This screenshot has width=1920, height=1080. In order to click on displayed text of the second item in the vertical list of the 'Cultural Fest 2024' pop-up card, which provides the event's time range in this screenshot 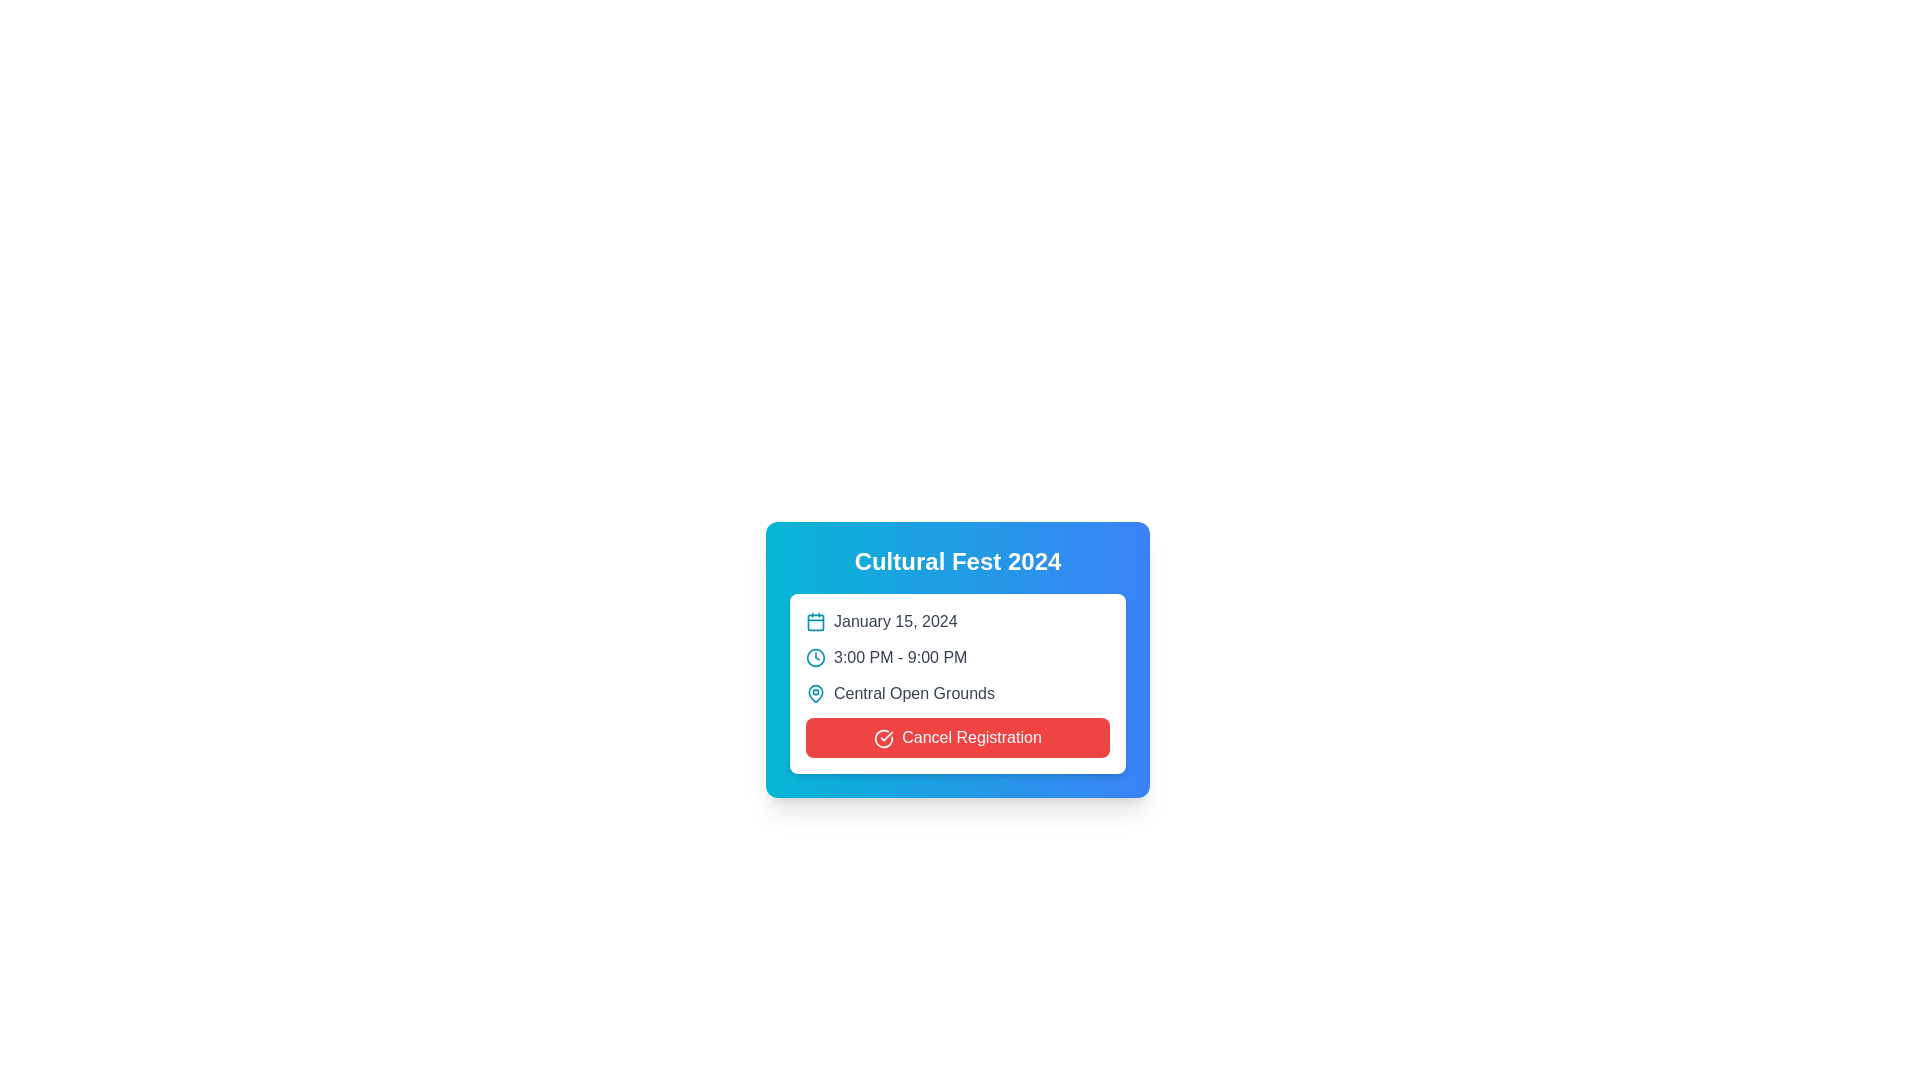, I will do `click(957, 658)`.